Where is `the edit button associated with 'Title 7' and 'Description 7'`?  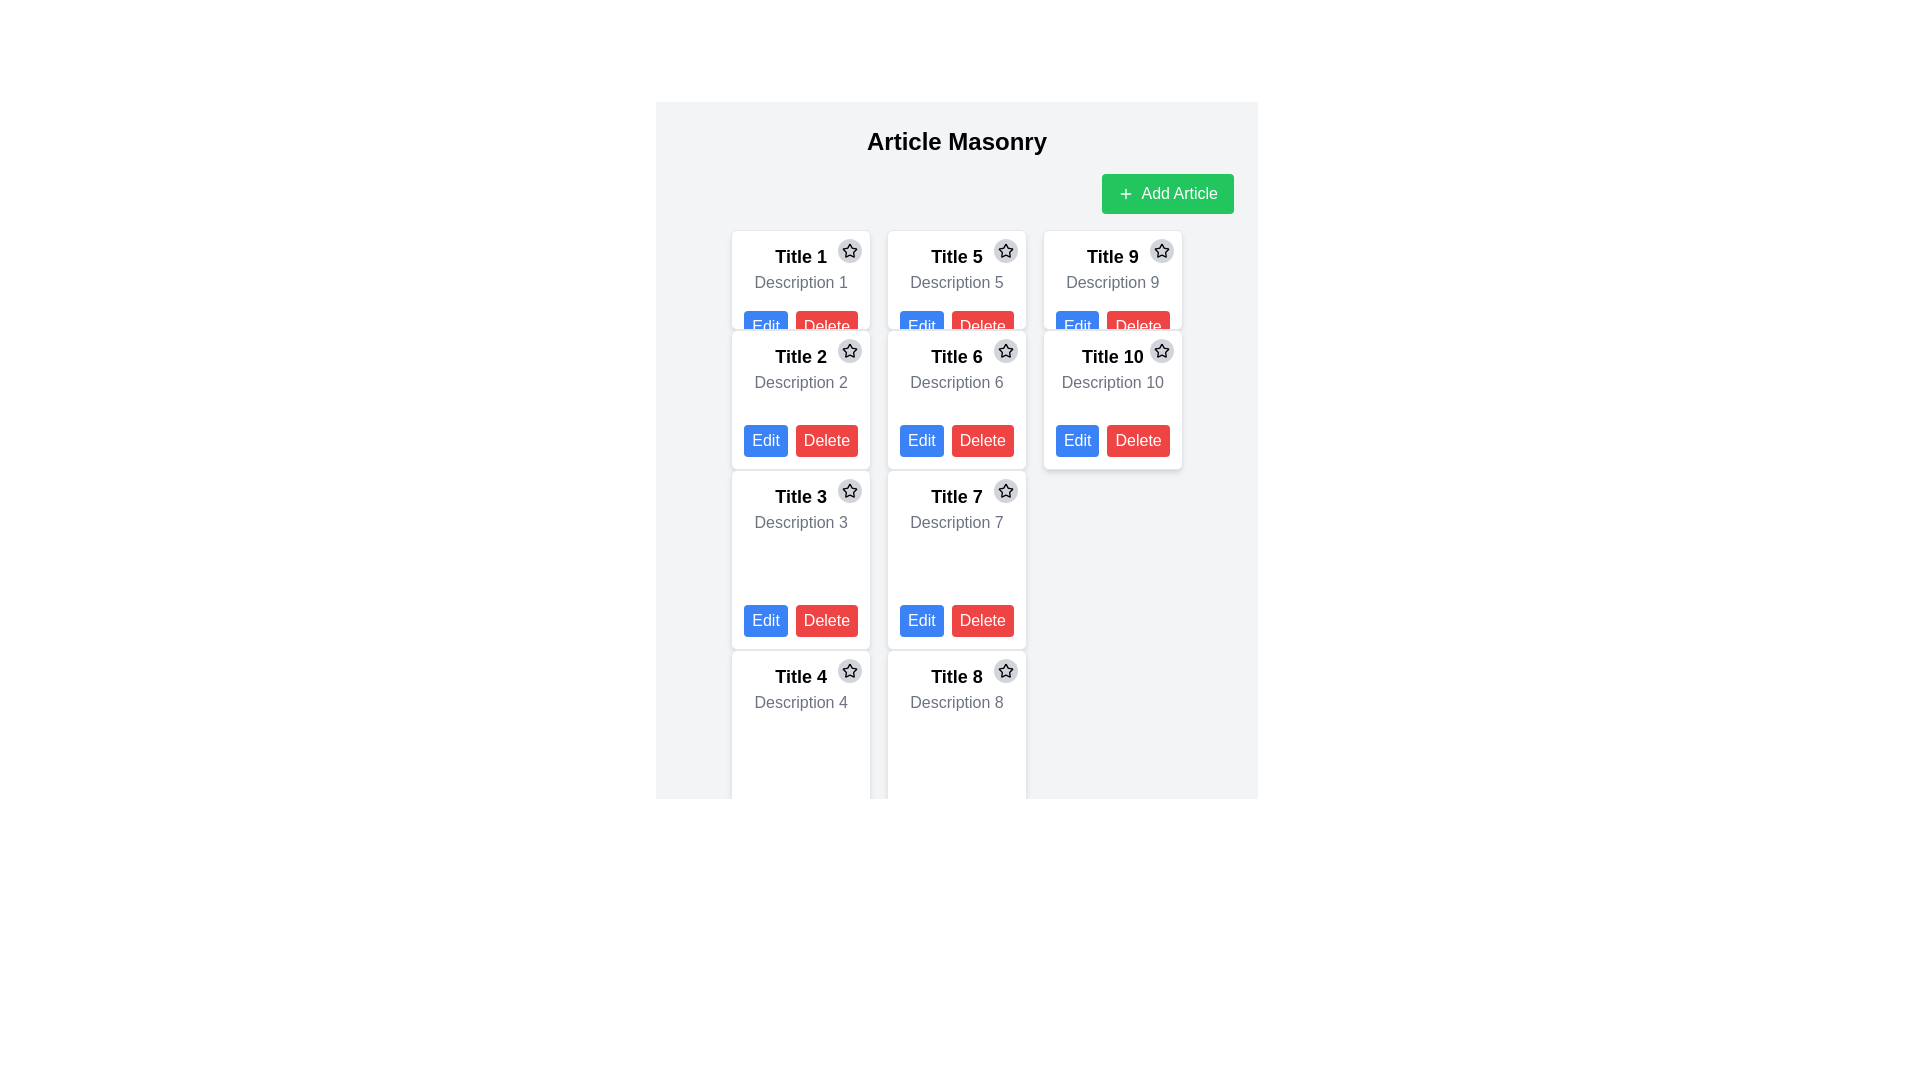 the edit button associated with 'Title 7' and 'Description 7' is located at coordinates (920, 620).